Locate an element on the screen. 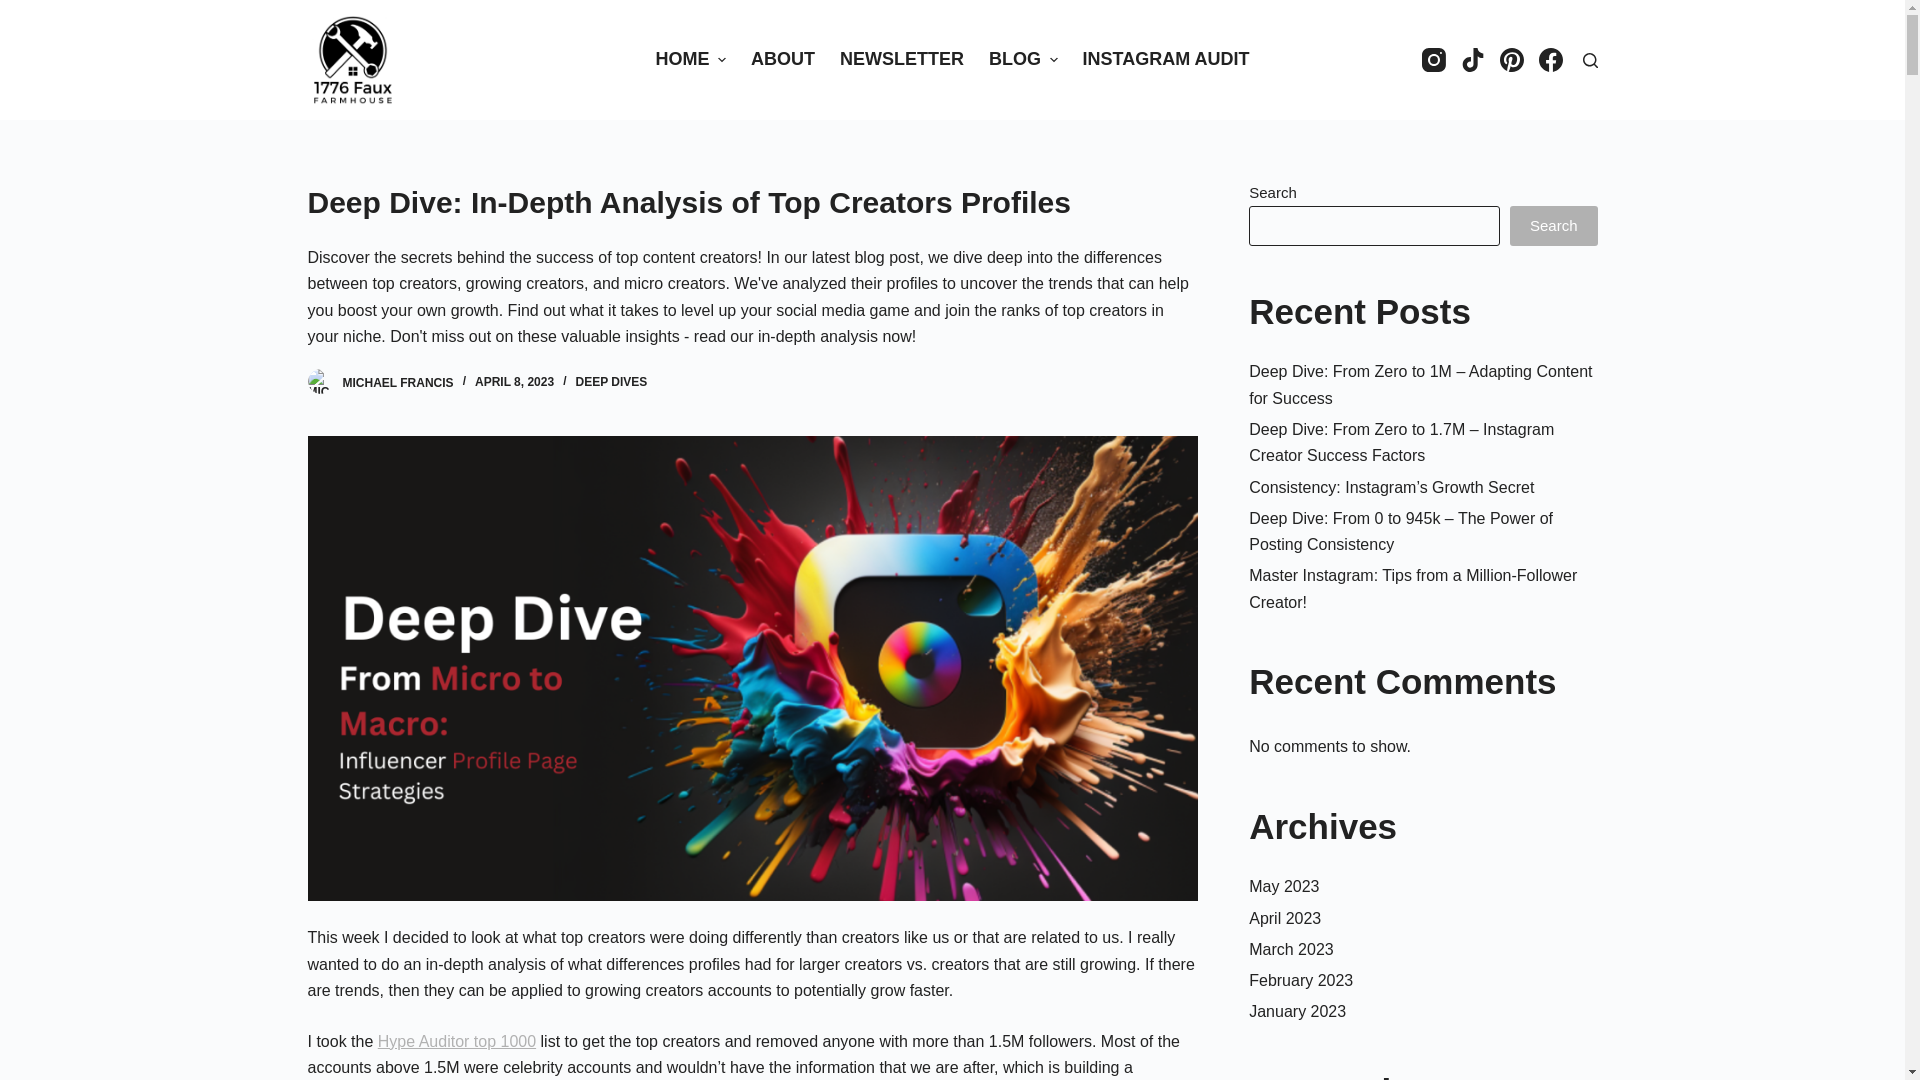 The image size is (1920, 1080). 'DEEP DIVES' is located at coordinates (574, 381).